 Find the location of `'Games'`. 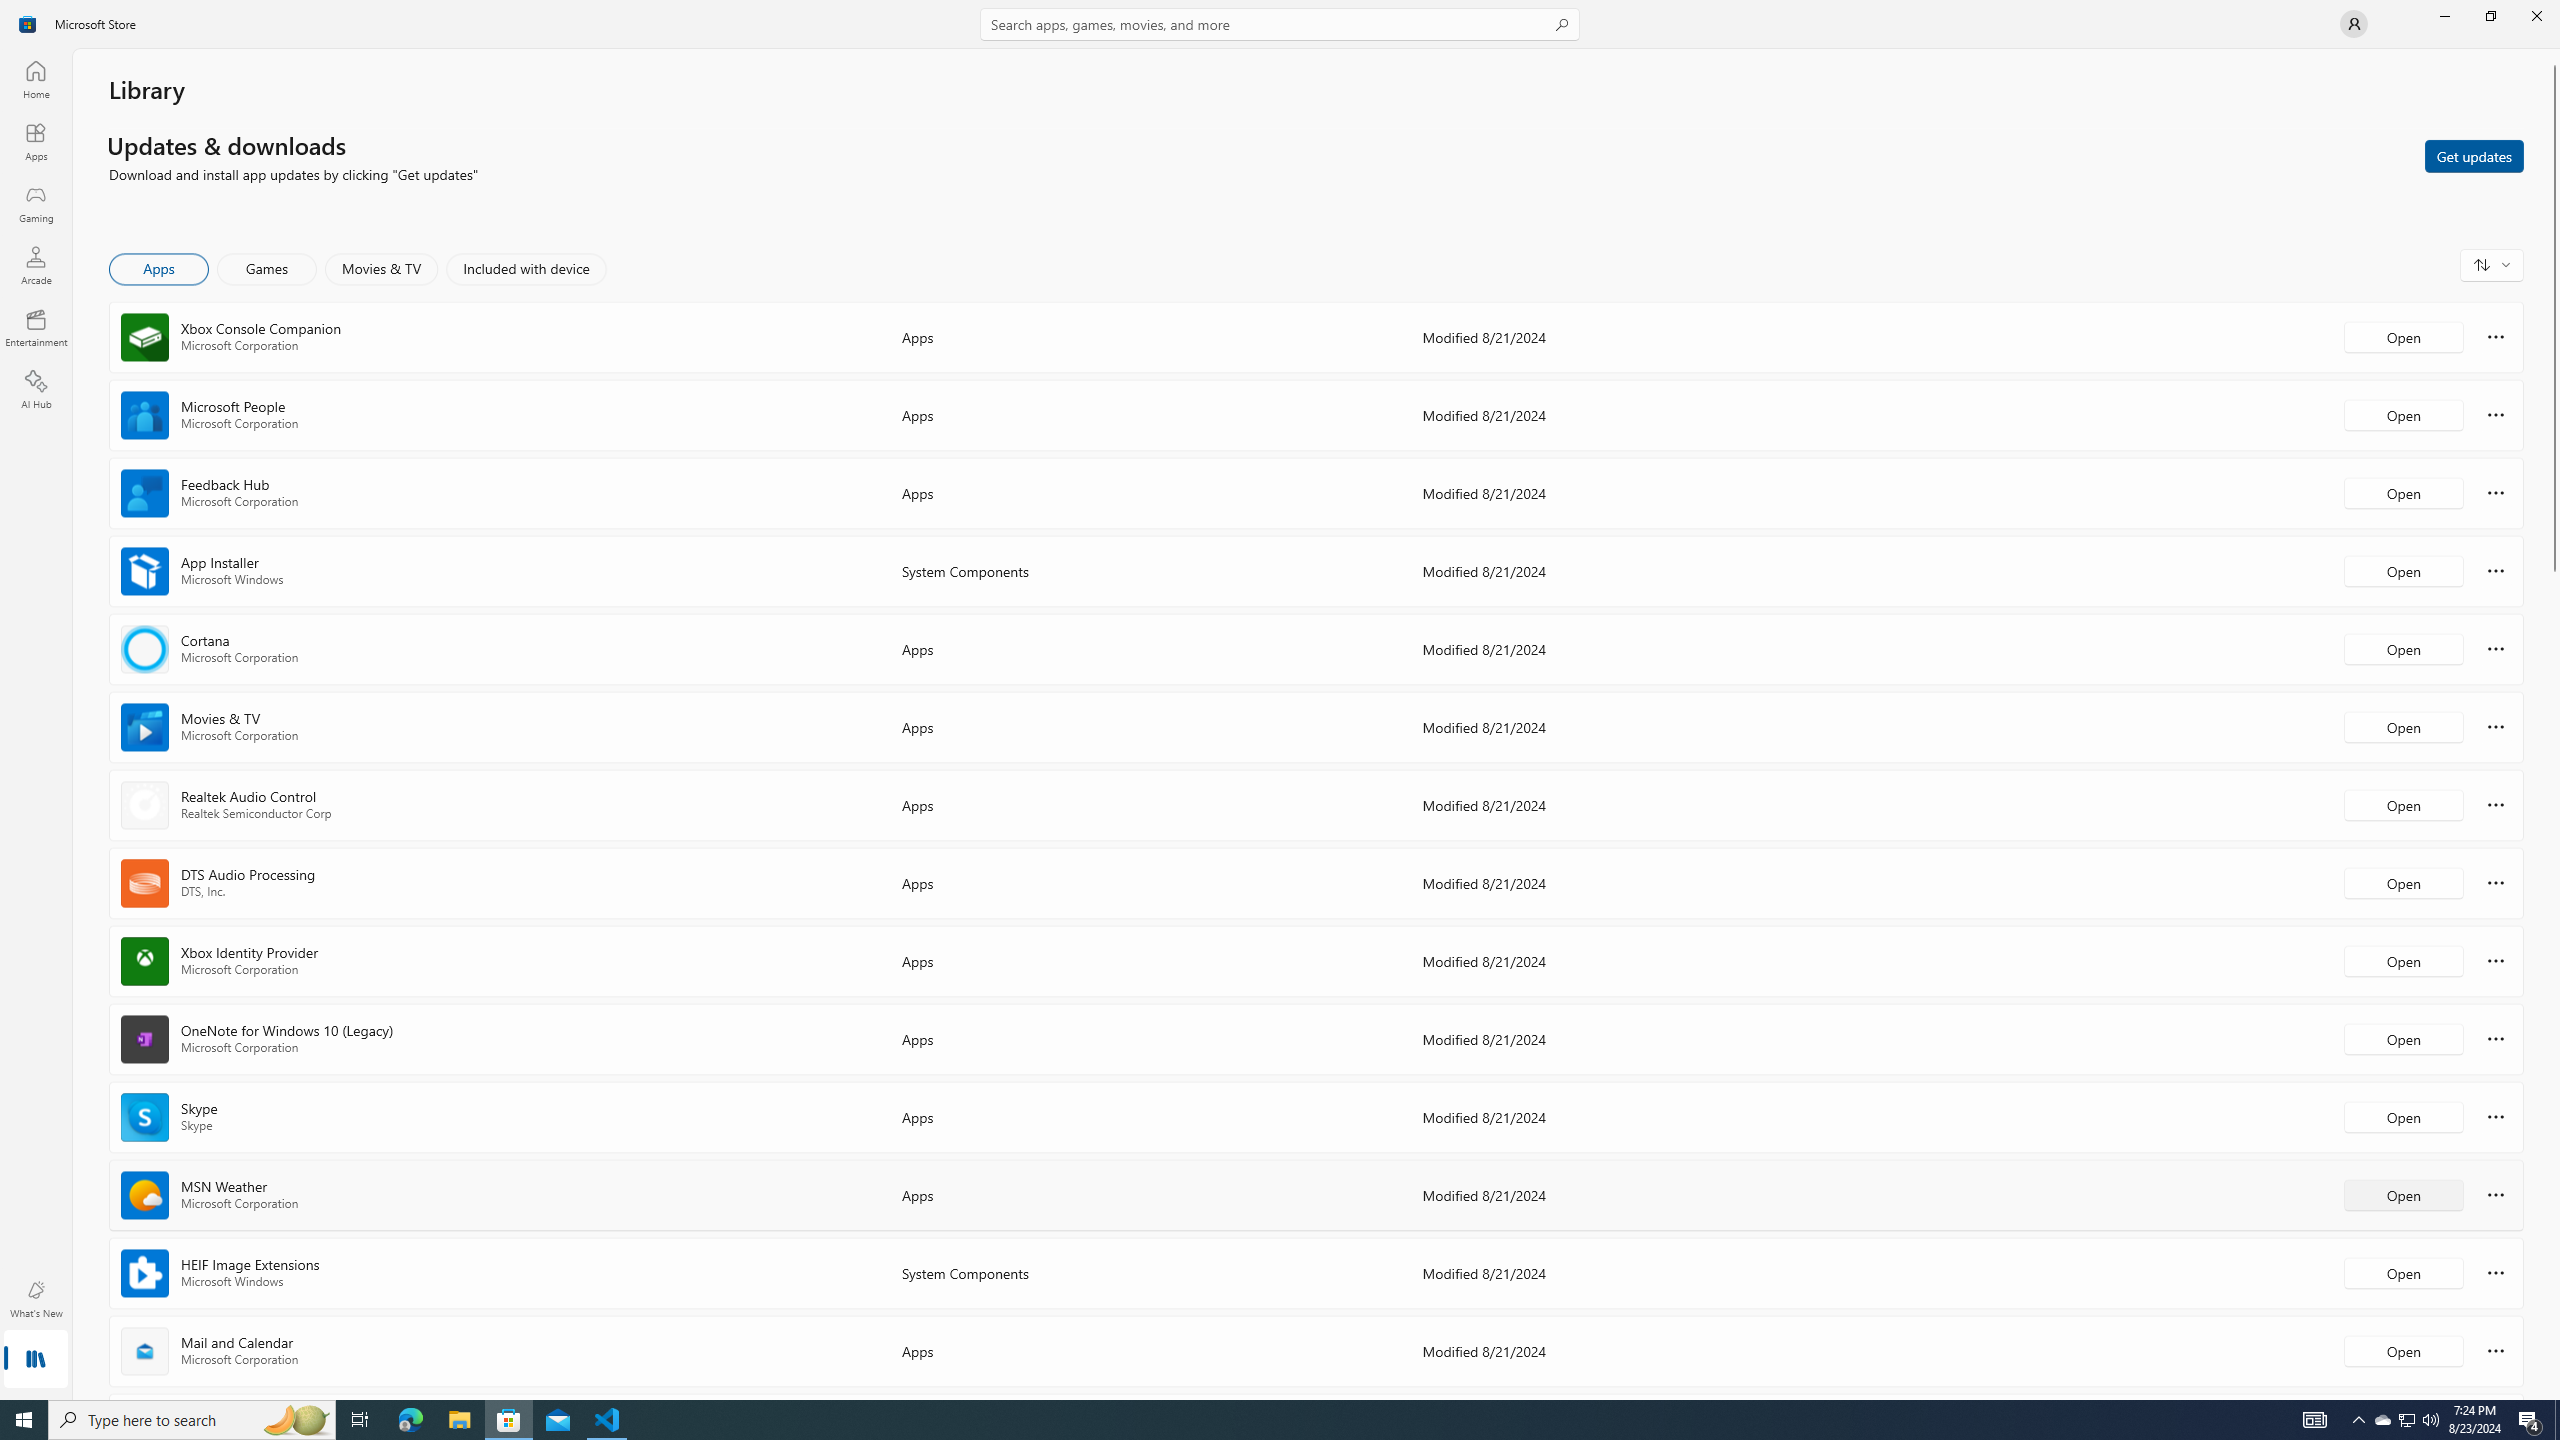

'Games' is located at coordinates (266, 268).